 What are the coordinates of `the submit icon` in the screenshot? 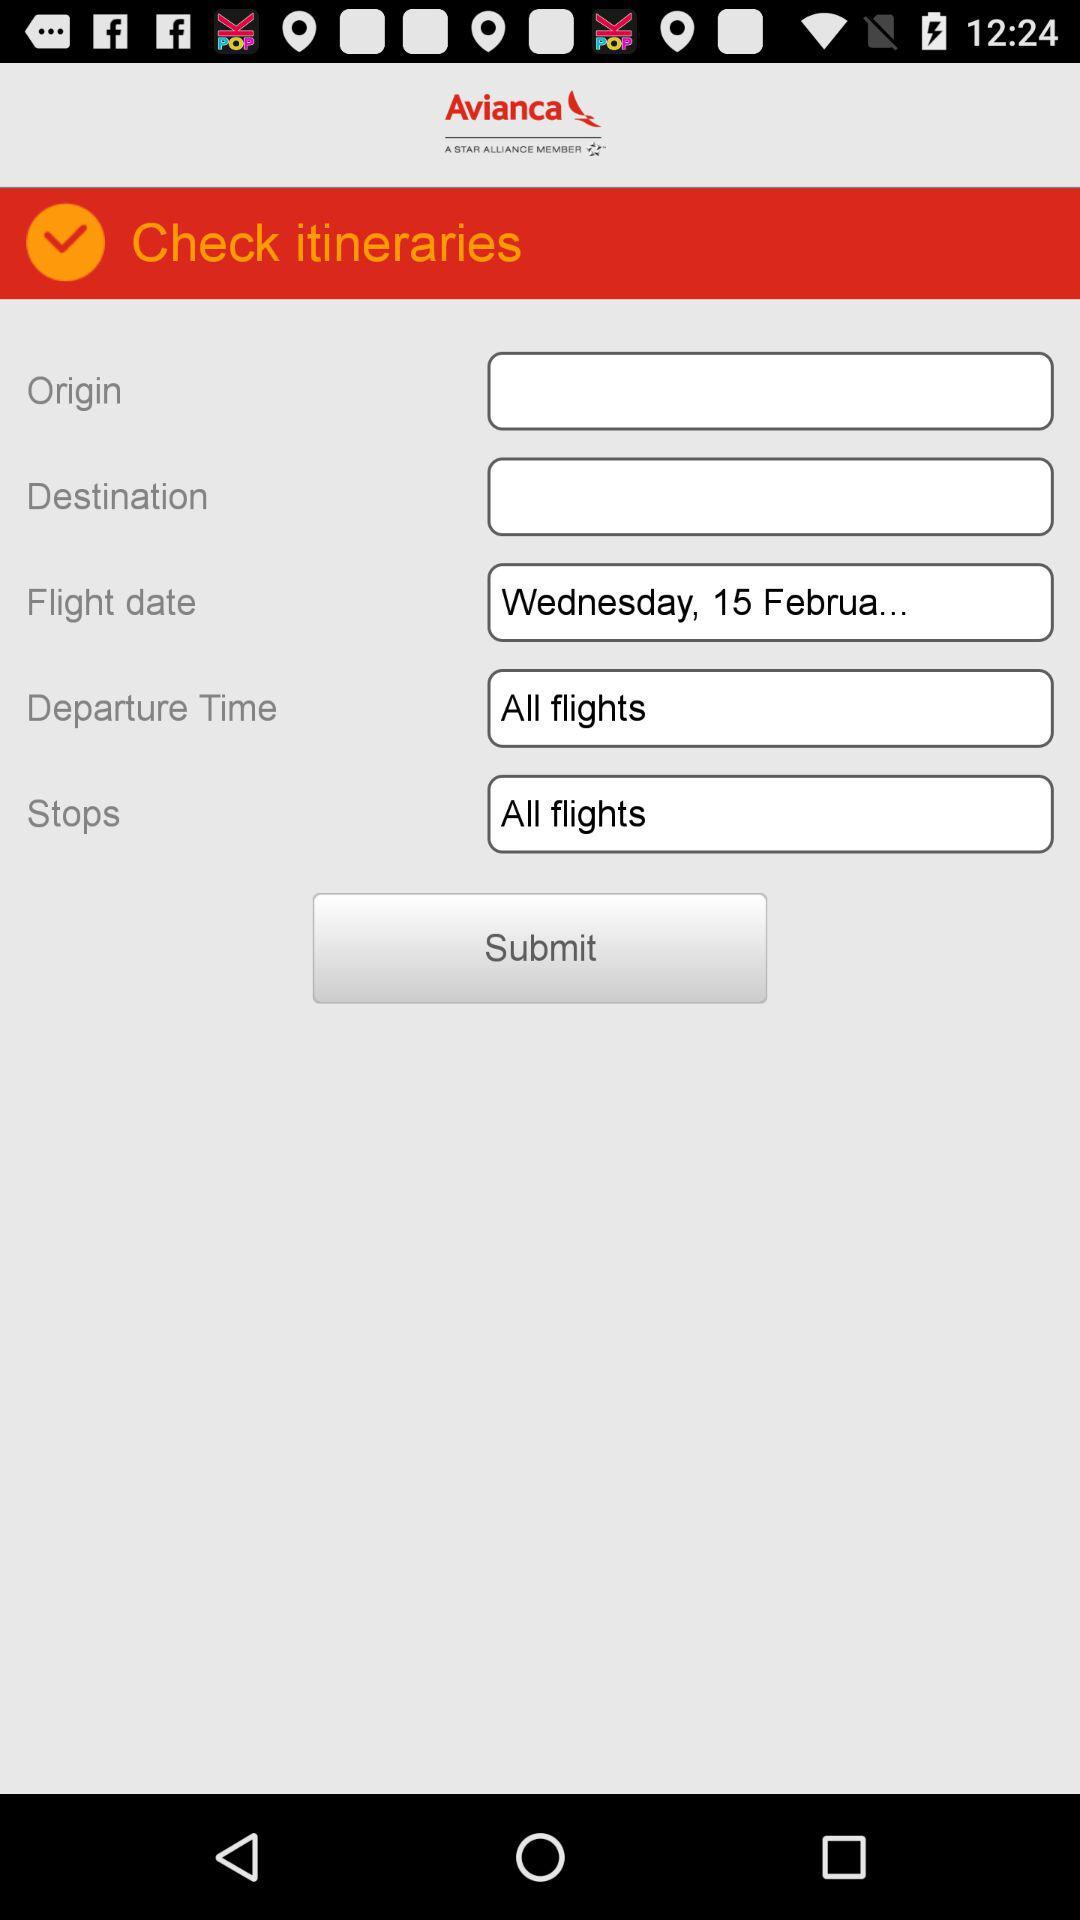 It's located at (540, 947).